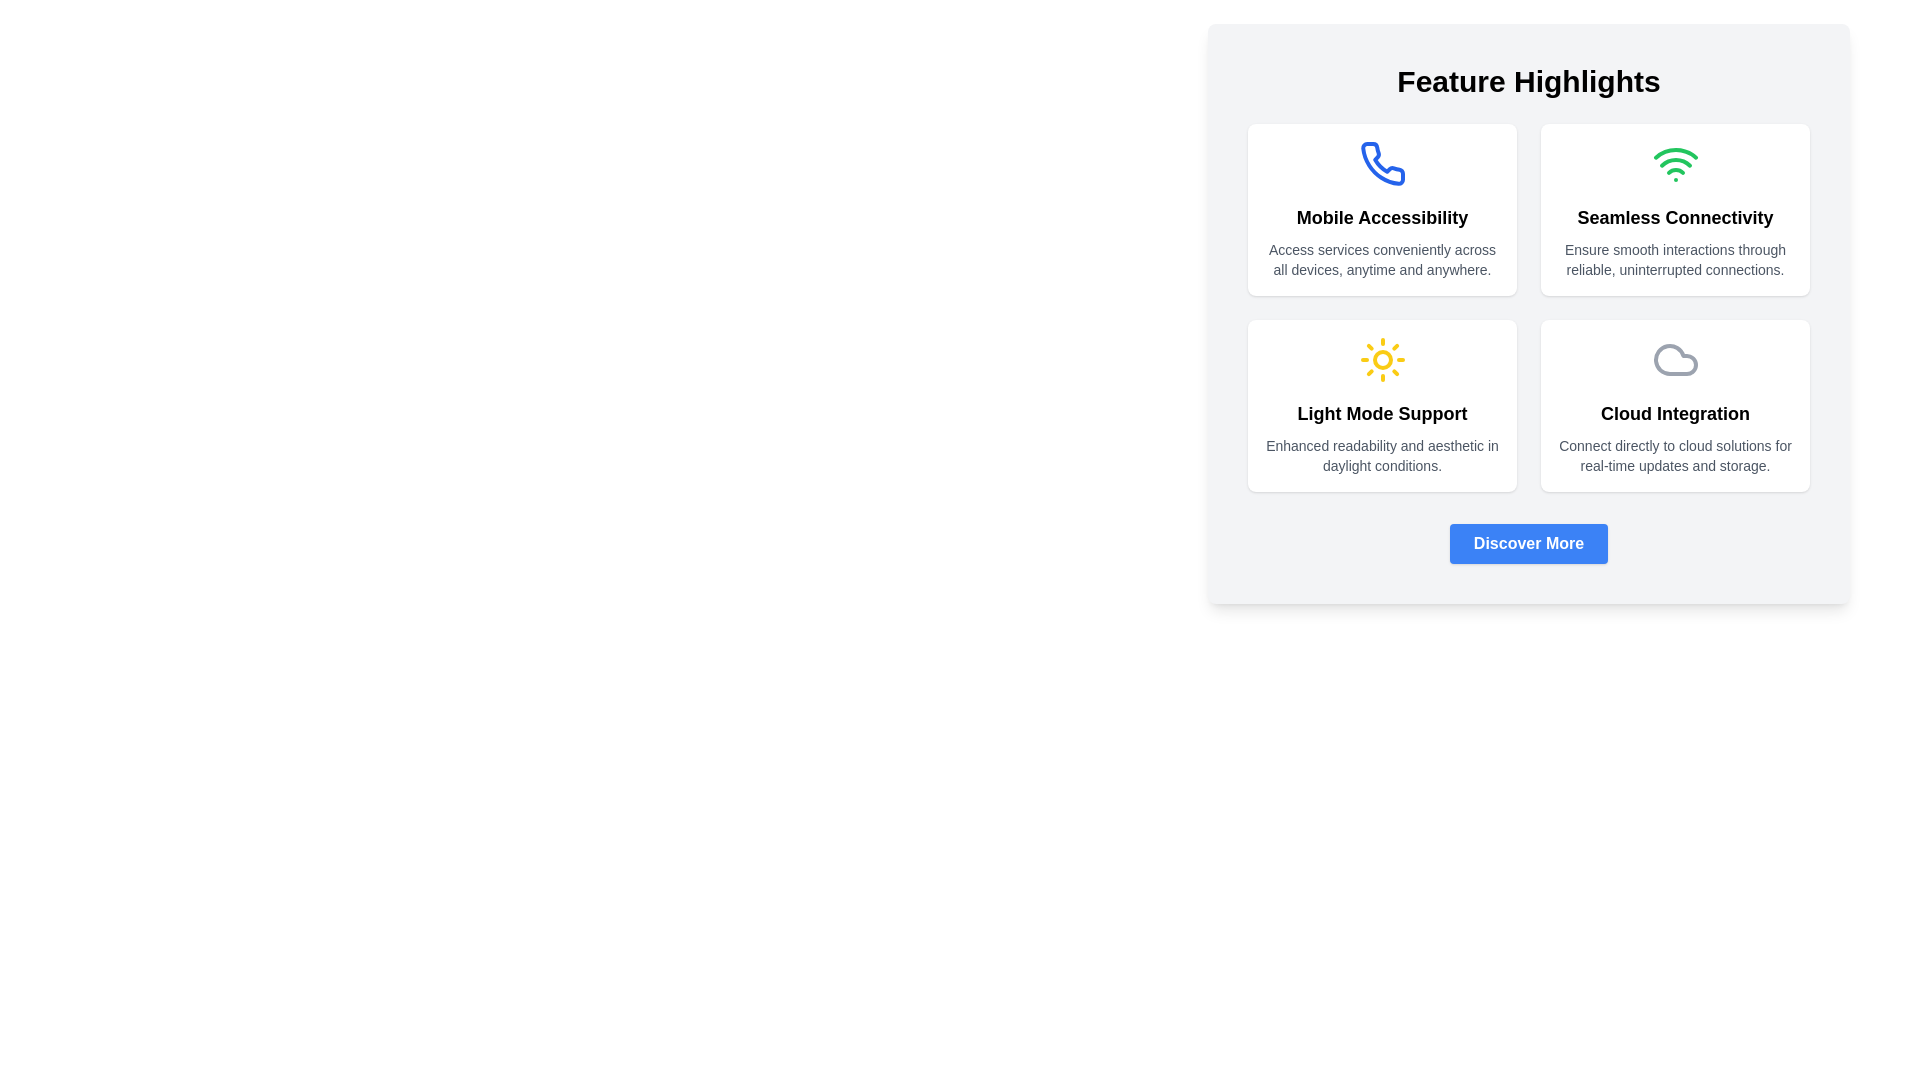 The height and width of the screenshot is (1080, 1920). Describe the element at coordinates (1675, 358) in the screenshot. I see `the cloud icon representing the 'Cloud Integration' feature located in the bottom-right card under 'Feature Highlights'` at that location.